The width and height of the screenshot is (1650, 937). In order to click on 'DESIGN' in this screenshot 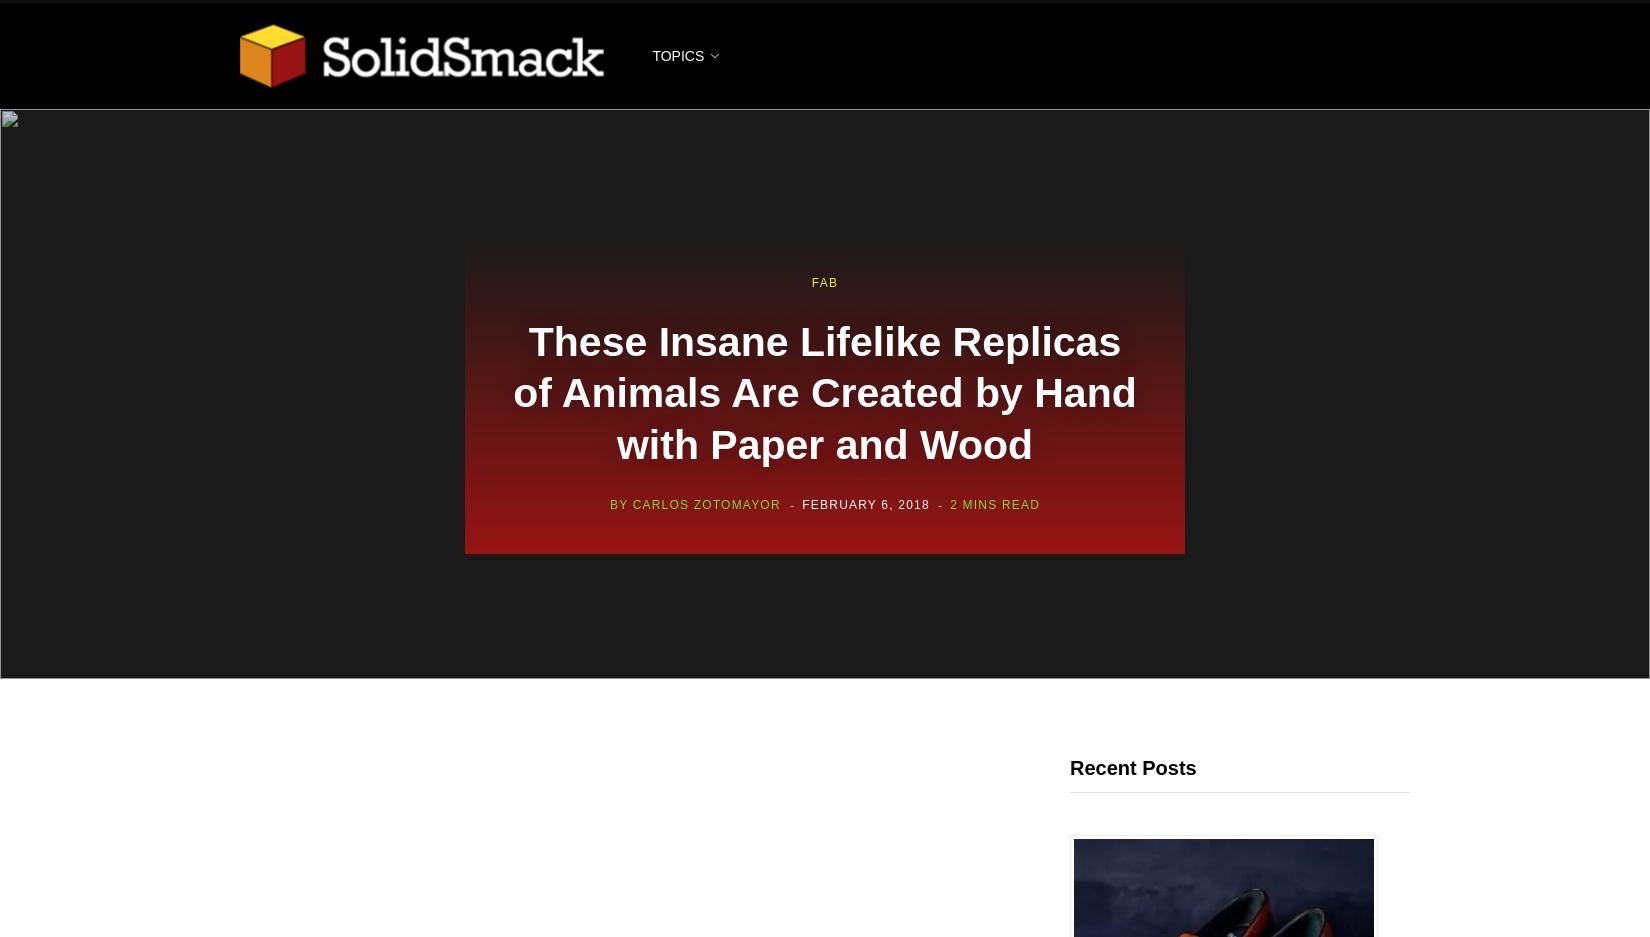, I will do `click(678, 159)`.